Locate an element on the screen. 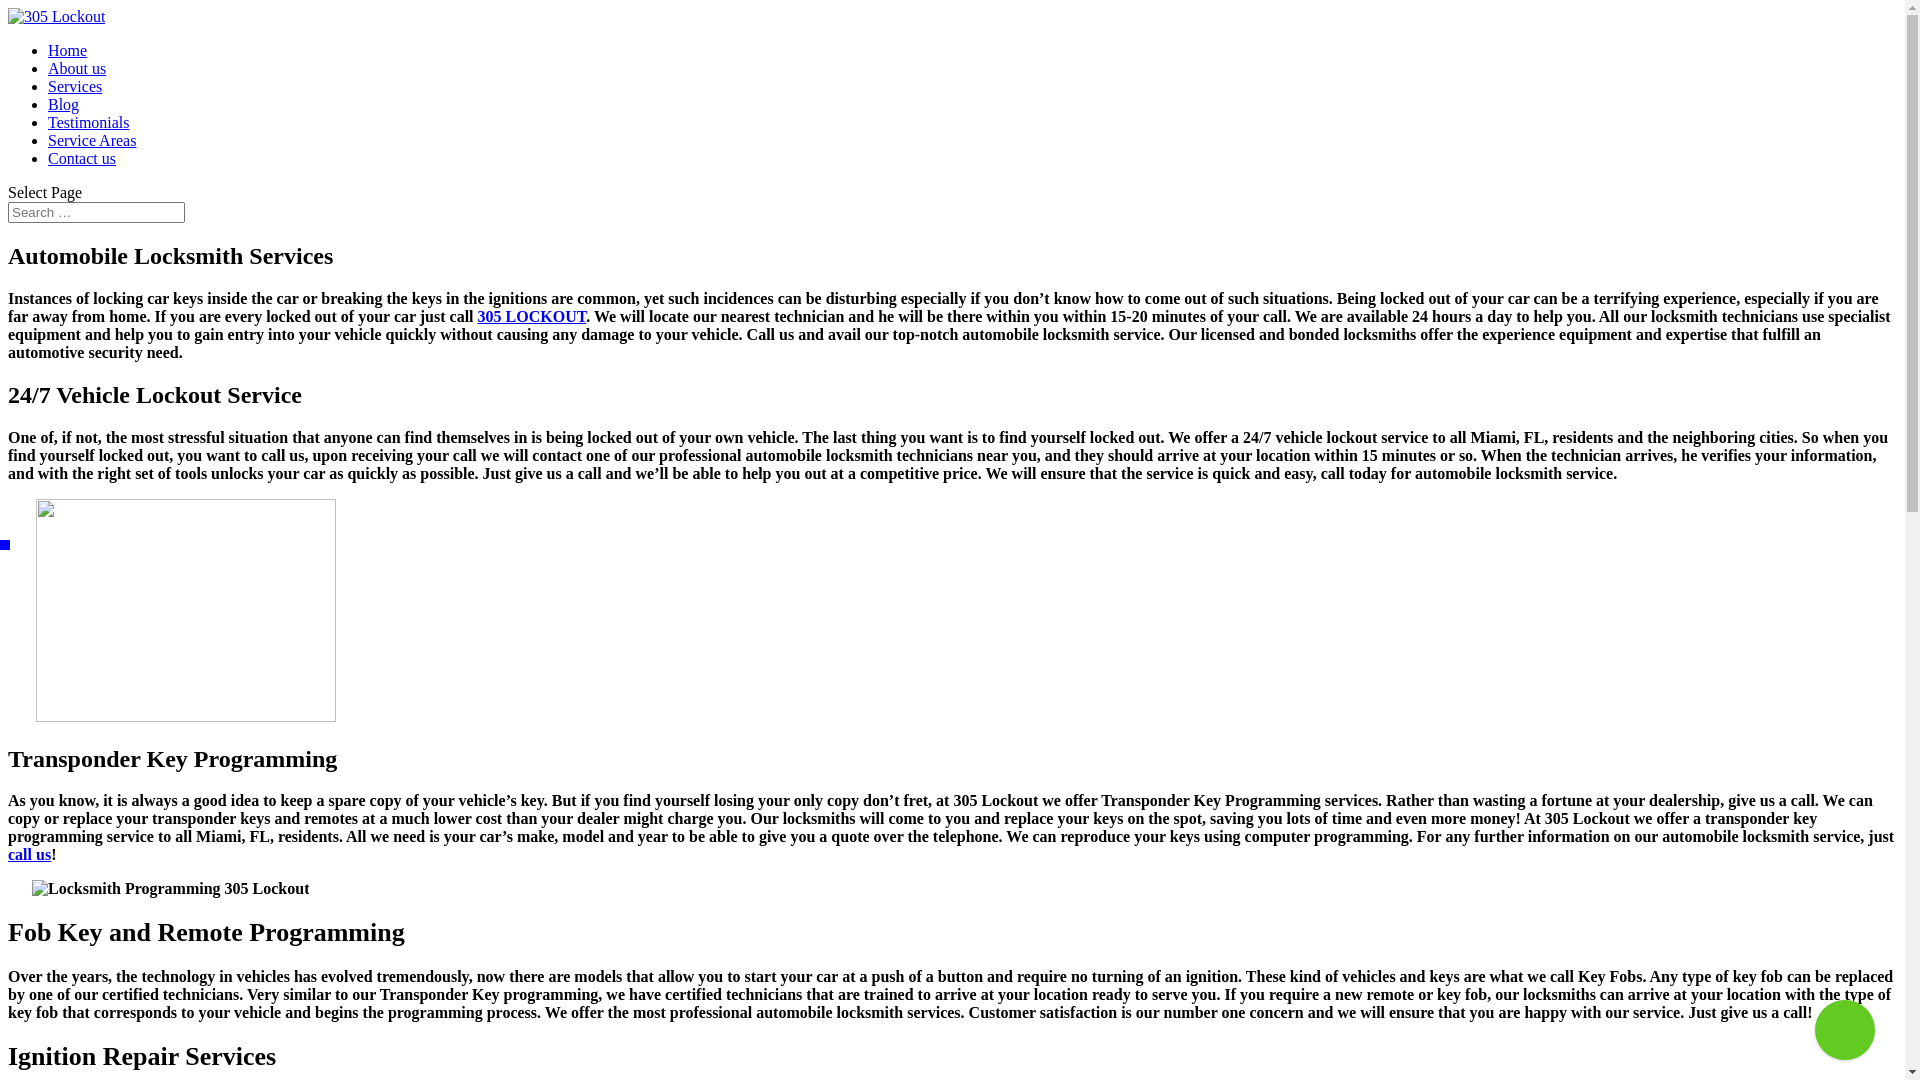  'Services' is located at coordinates (75, 85).